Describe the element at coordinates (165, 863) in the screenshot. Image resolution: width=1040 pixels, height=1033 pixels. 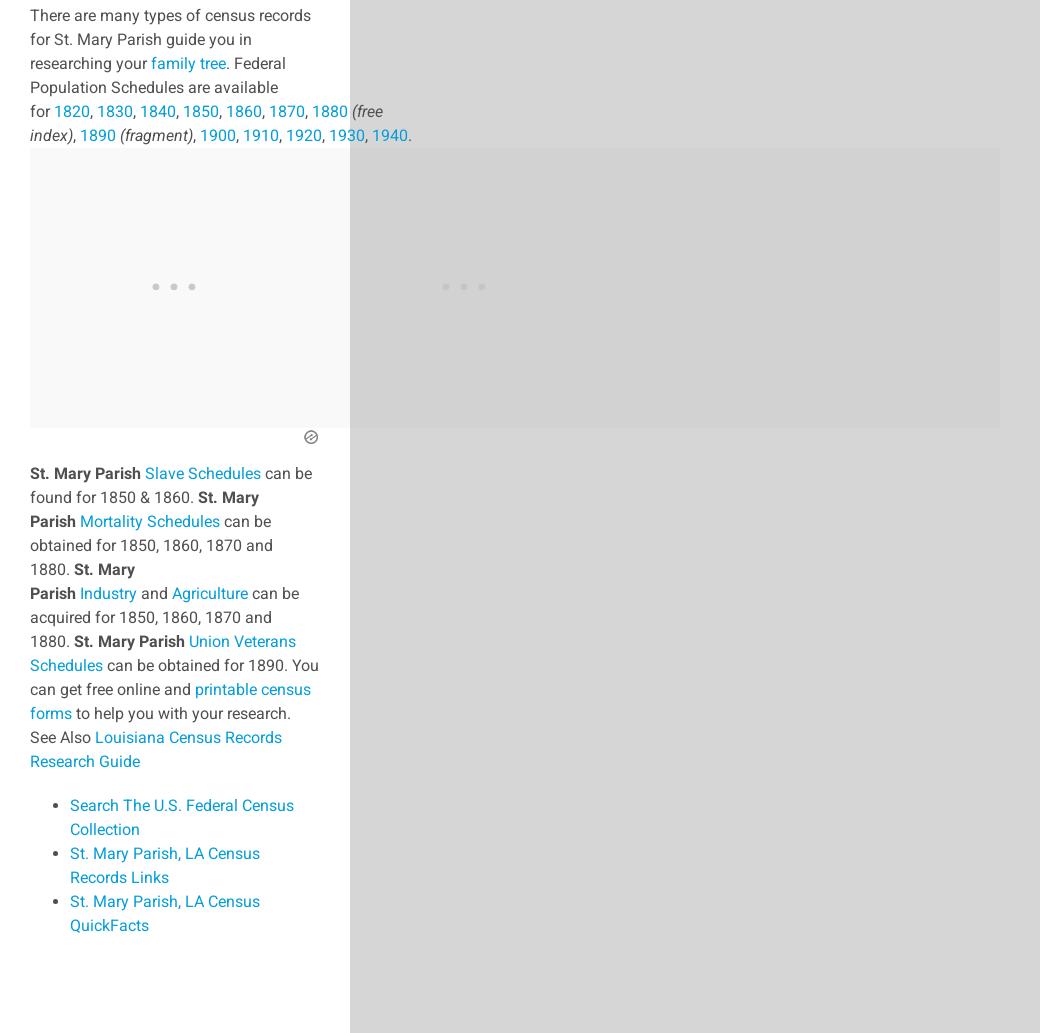
I see `'St. Mary Parish, LA Census Records Links'` at that location.